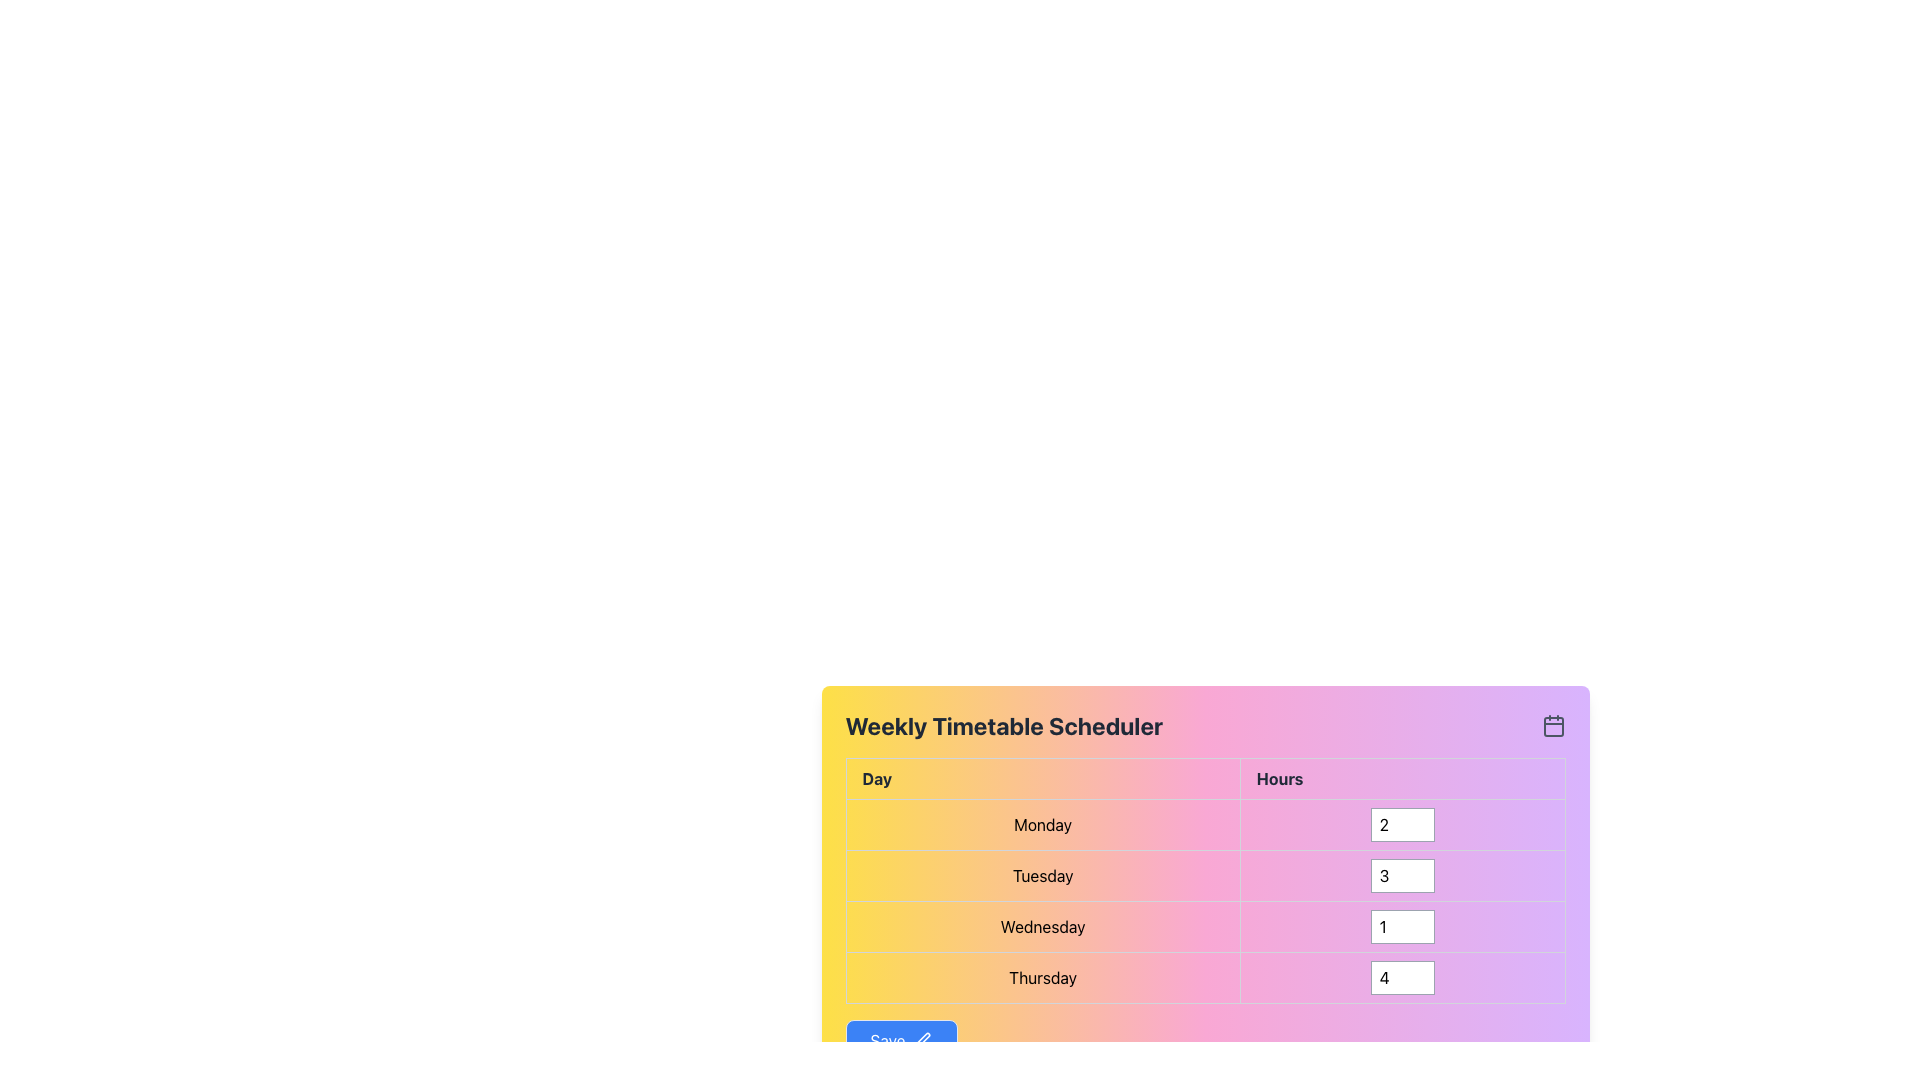 This screenshot has height=1080, width=1920. Describe the element at coordinates (1042, 977) in the screenshot. I see `the non-interactive text label indicating 'Thursday' in the timetable, located in the fourth row under the 'Day' column` at that location.